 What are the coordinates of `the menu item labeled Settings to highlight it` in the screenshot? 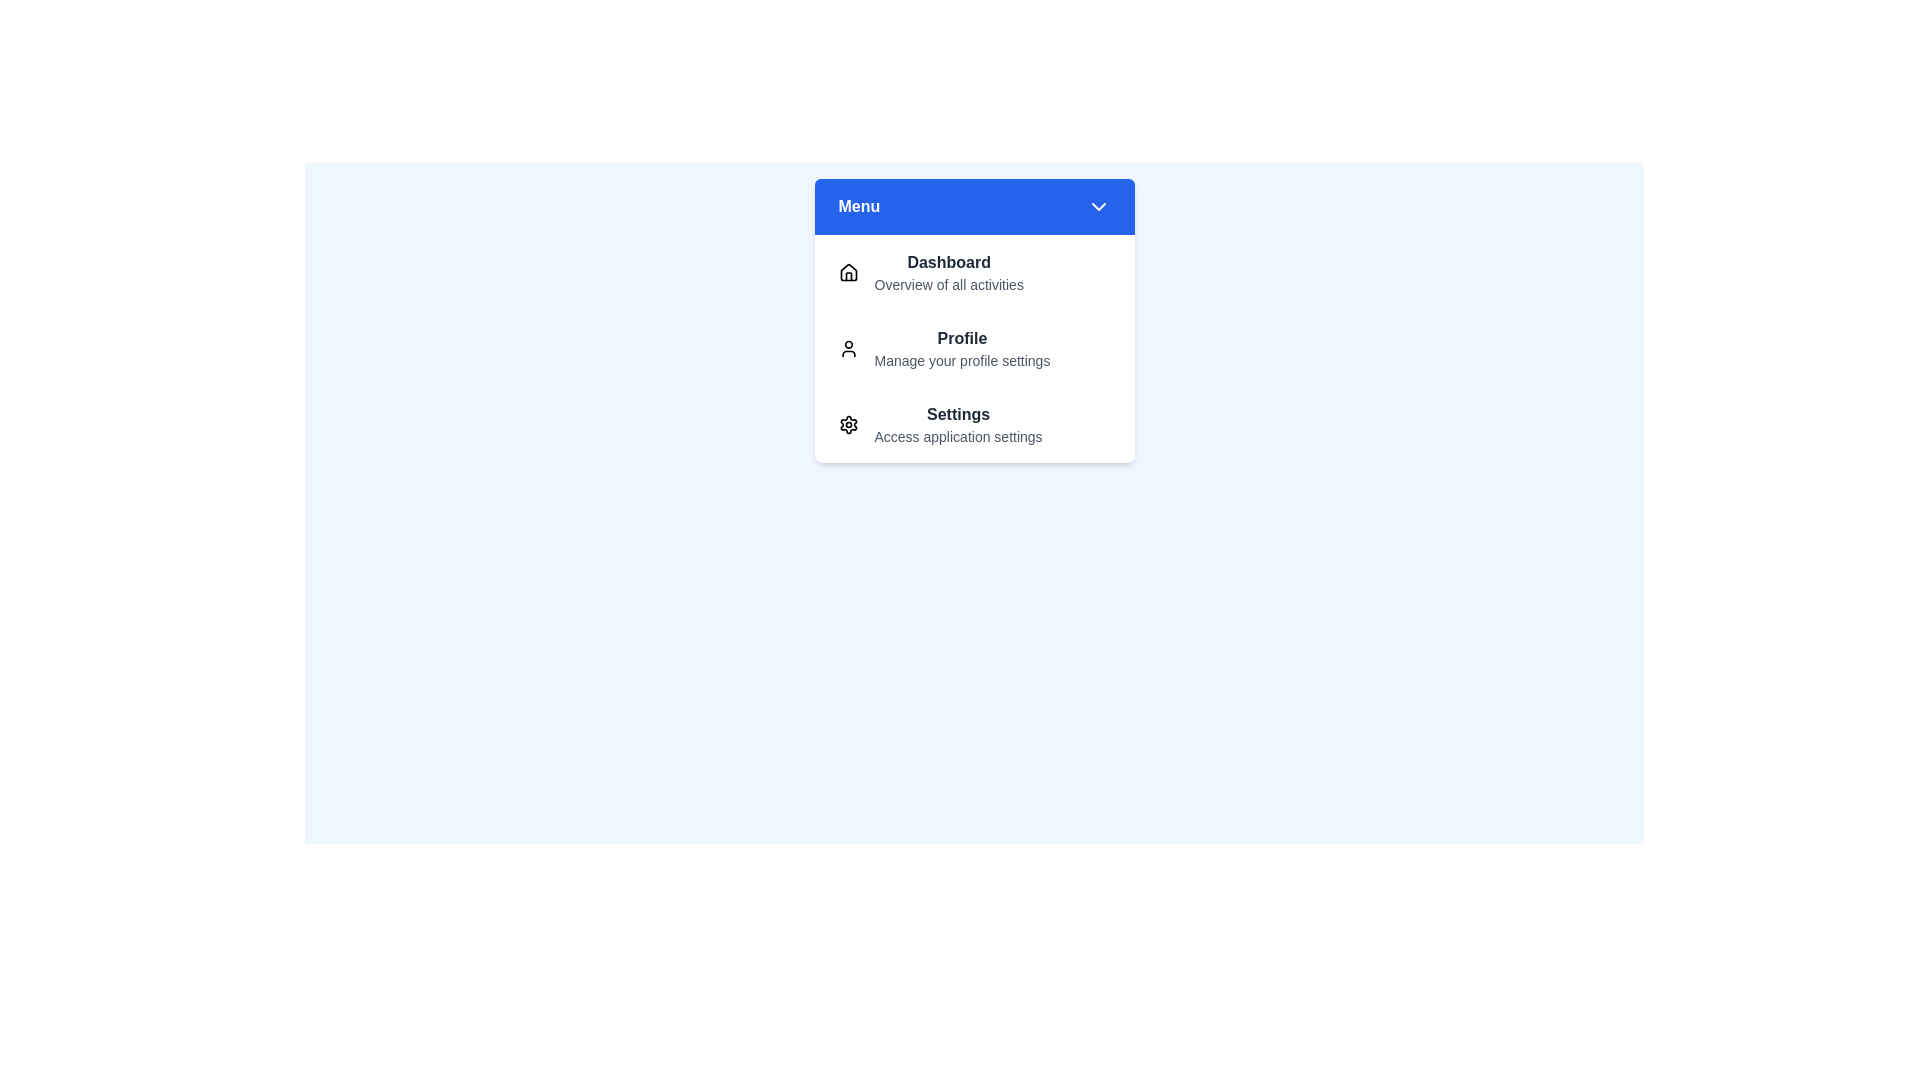 It's located at (974, 423).